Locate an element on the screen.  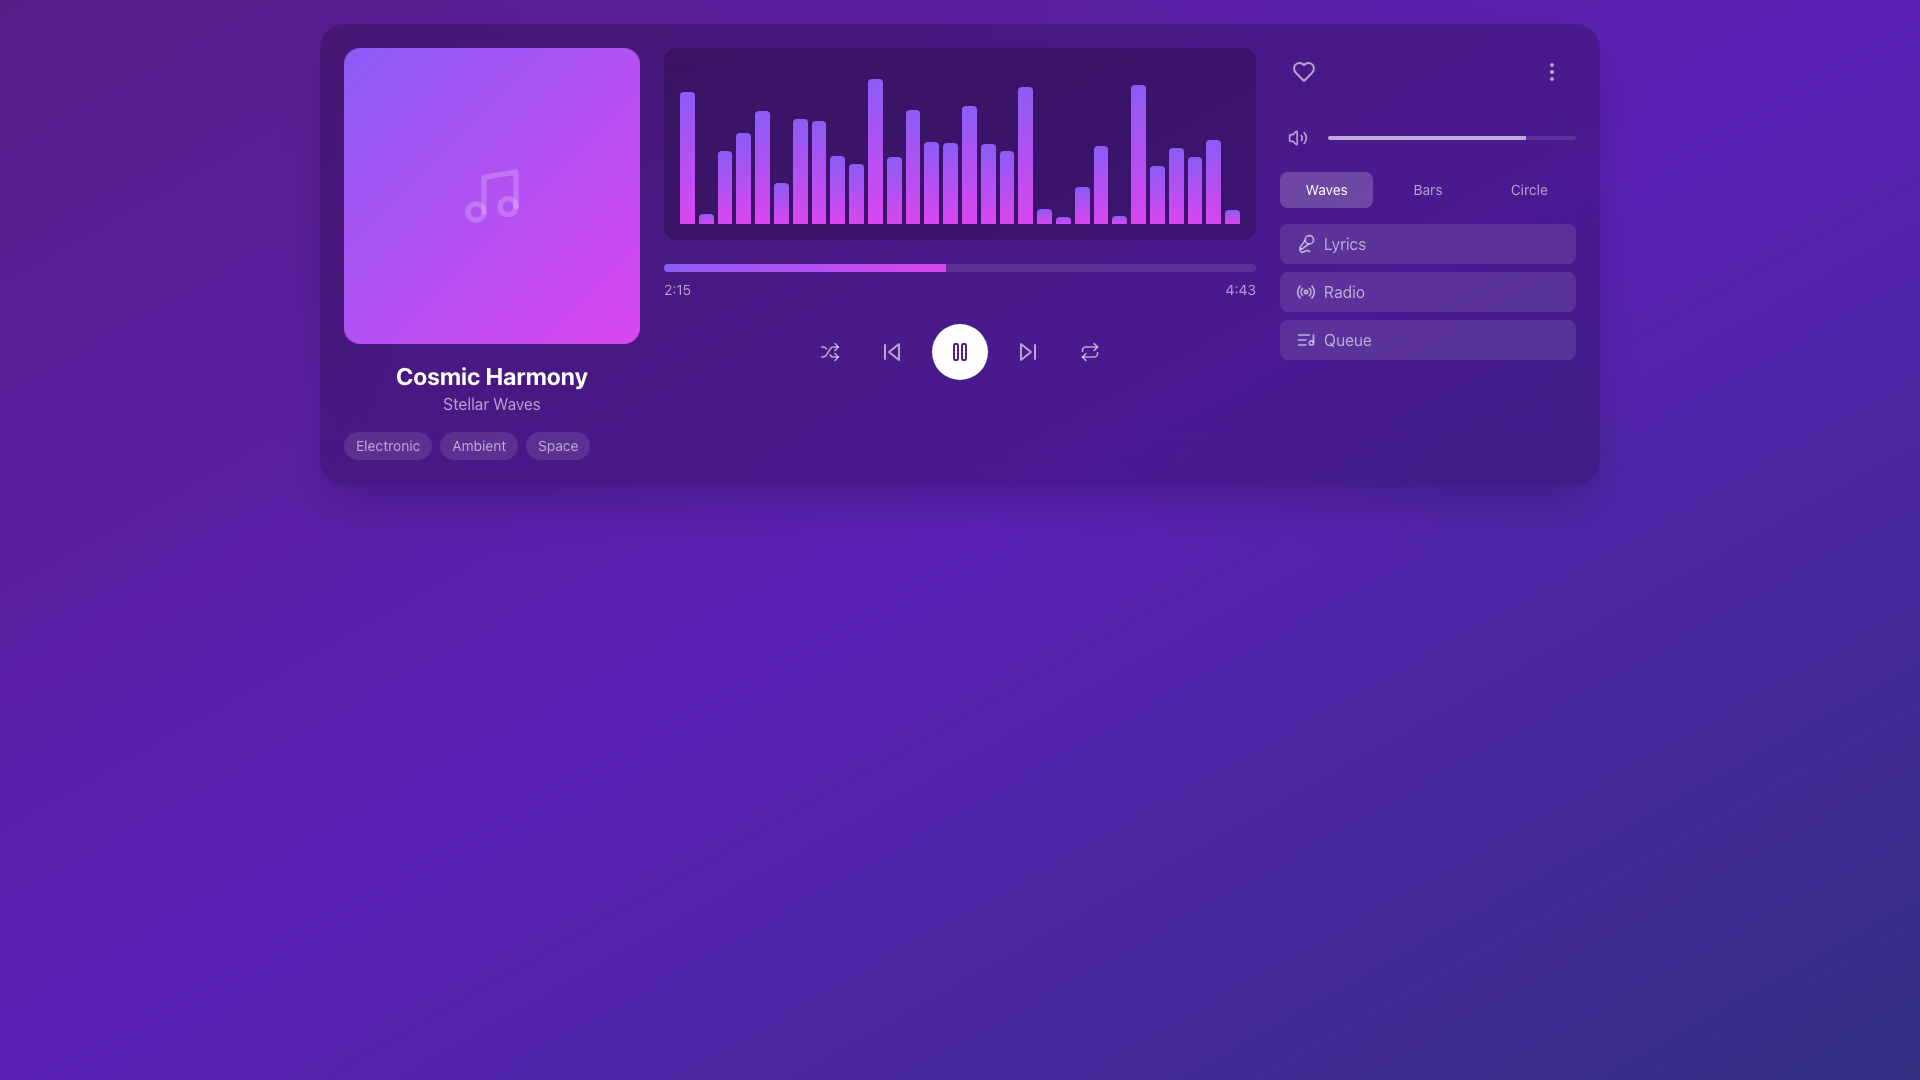
the microphone icon located inside the 'Lyrics' button, which is styled with a white outline and positioned below the wave visualization mode selection is located at coordinates (1305, 242).